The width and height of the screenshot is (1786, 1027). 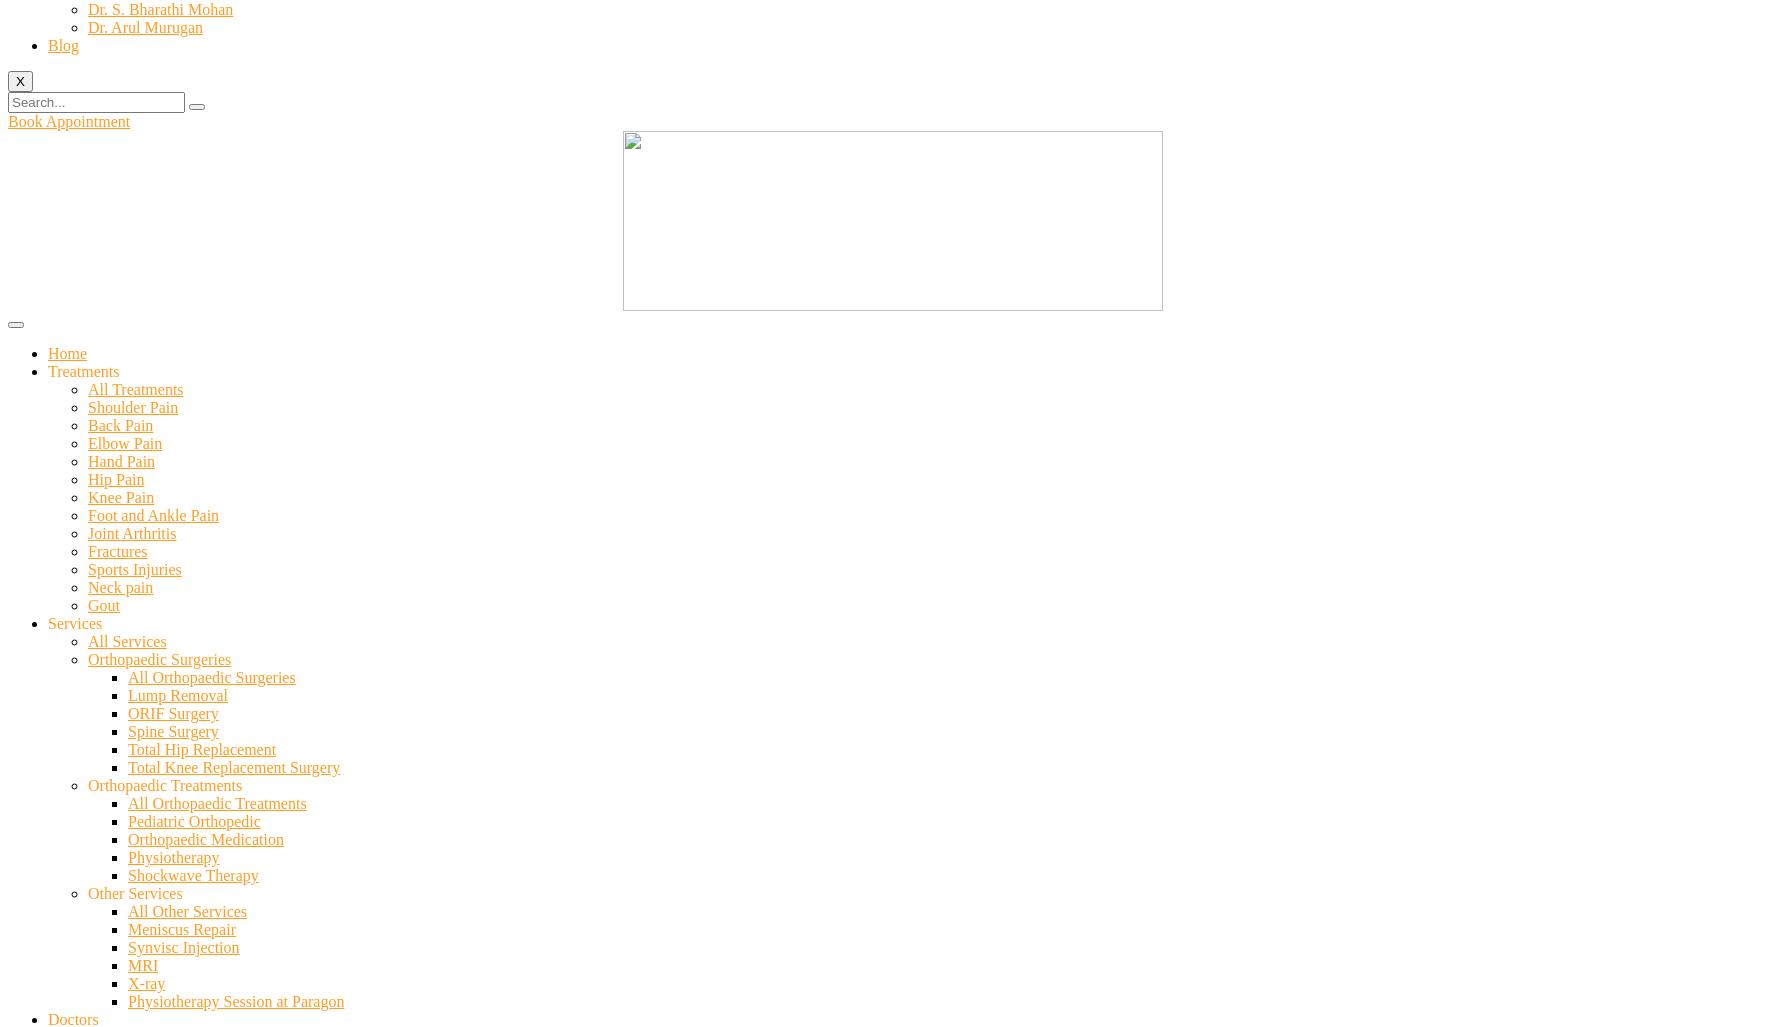 What do you see at coordinates (180, 929) in the screenshot?
I see `'Meniscus Repair'` at bounding box center [180, 929].